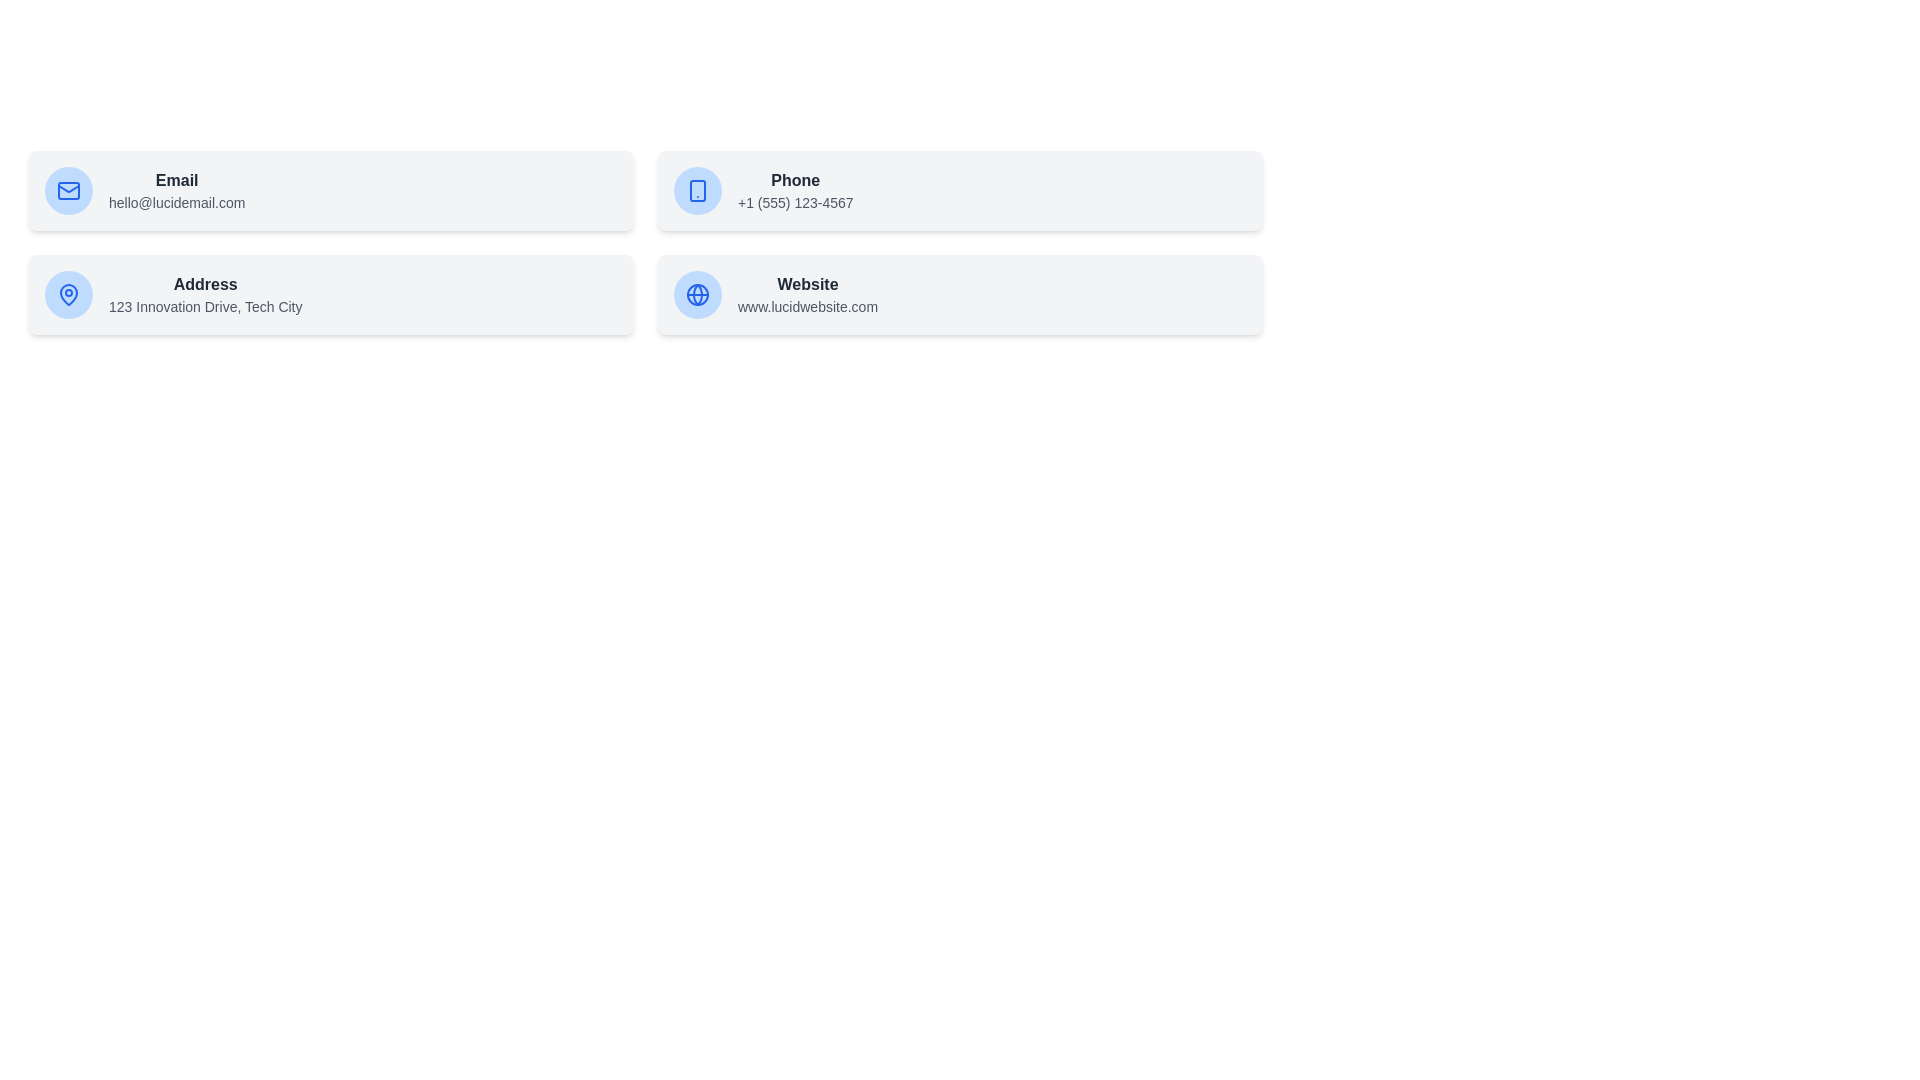 The image size is (1920, 1080). Describe the element at coordinates (697, 294) in the screenshot. I see `the globe icon, which is the fourth box from the left labeled 'Website' in a horizontally aligned set of similar boxes` at that location.